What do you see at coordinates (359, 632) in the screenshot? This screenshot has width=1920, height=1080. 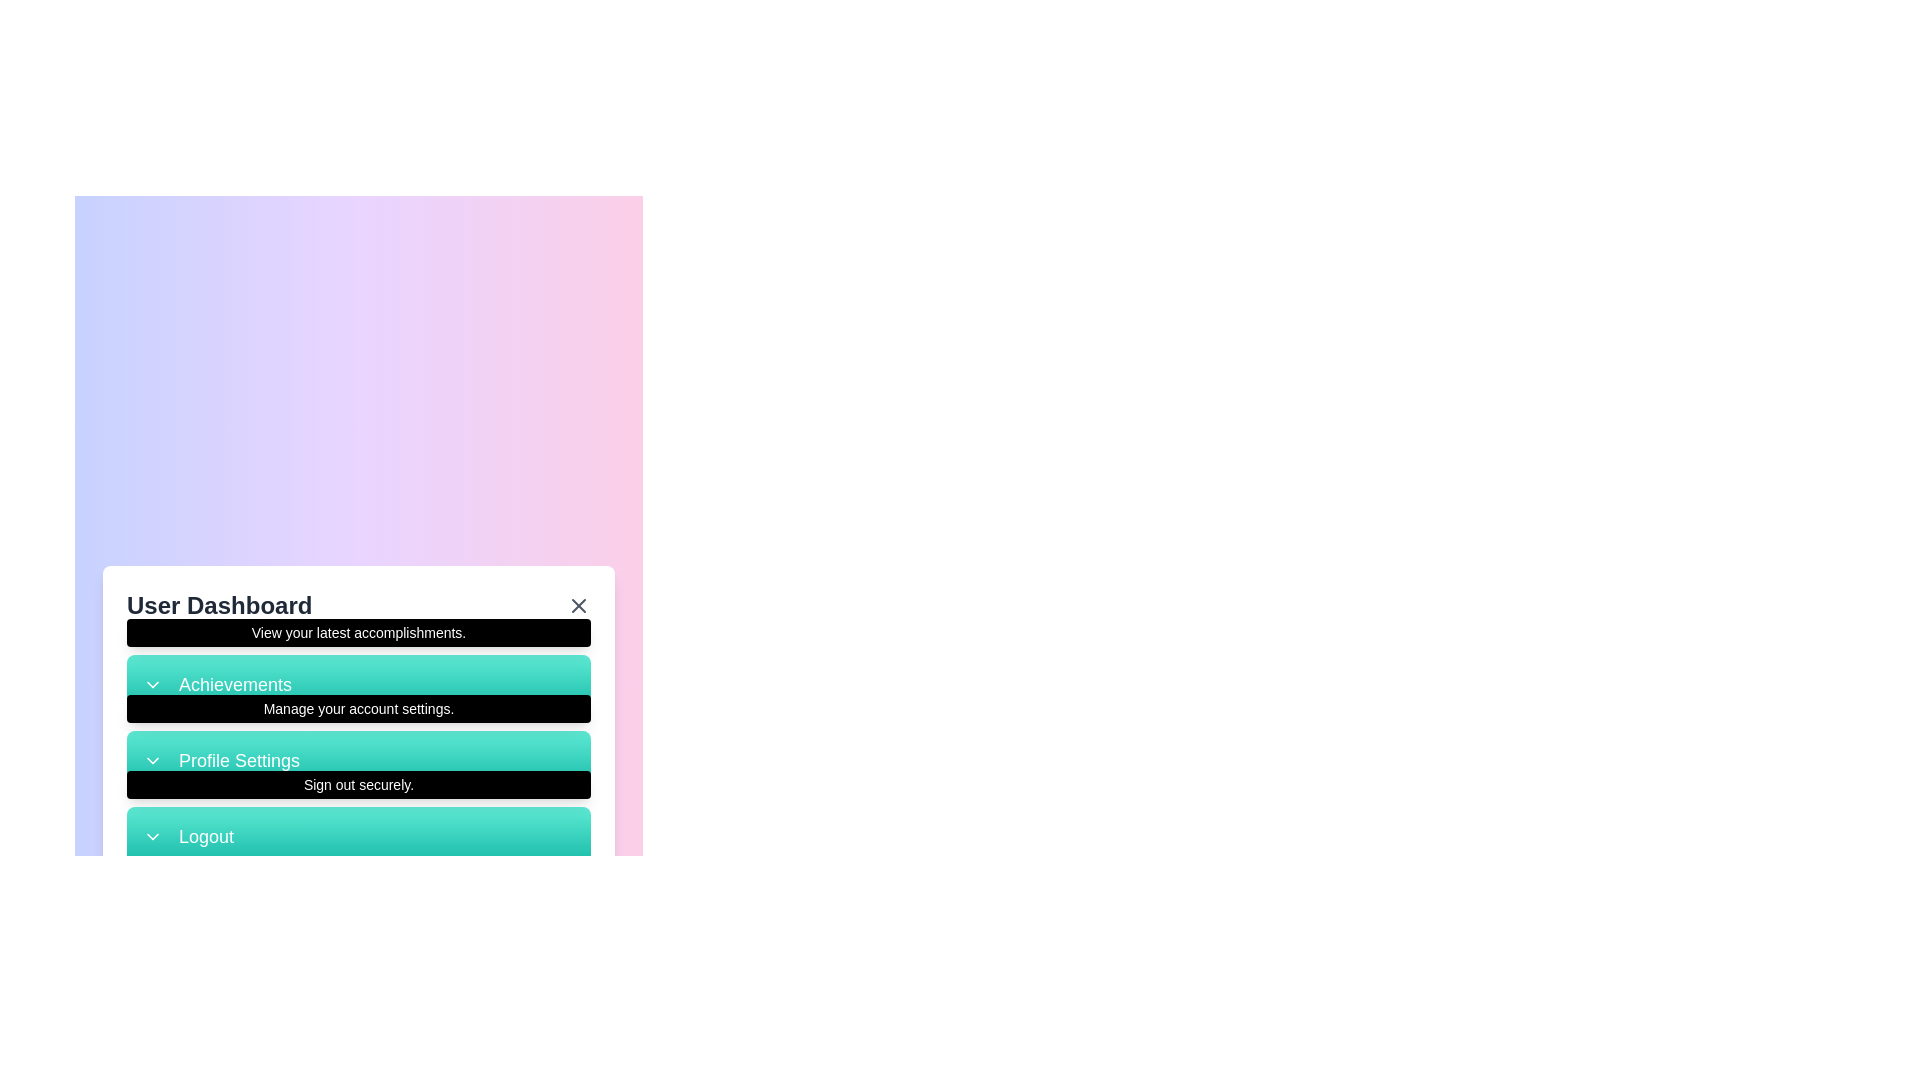 I see `the informative tooltip that provides context for the 'Achievements' section, located centrally above it` at bounding box center [359, 632].